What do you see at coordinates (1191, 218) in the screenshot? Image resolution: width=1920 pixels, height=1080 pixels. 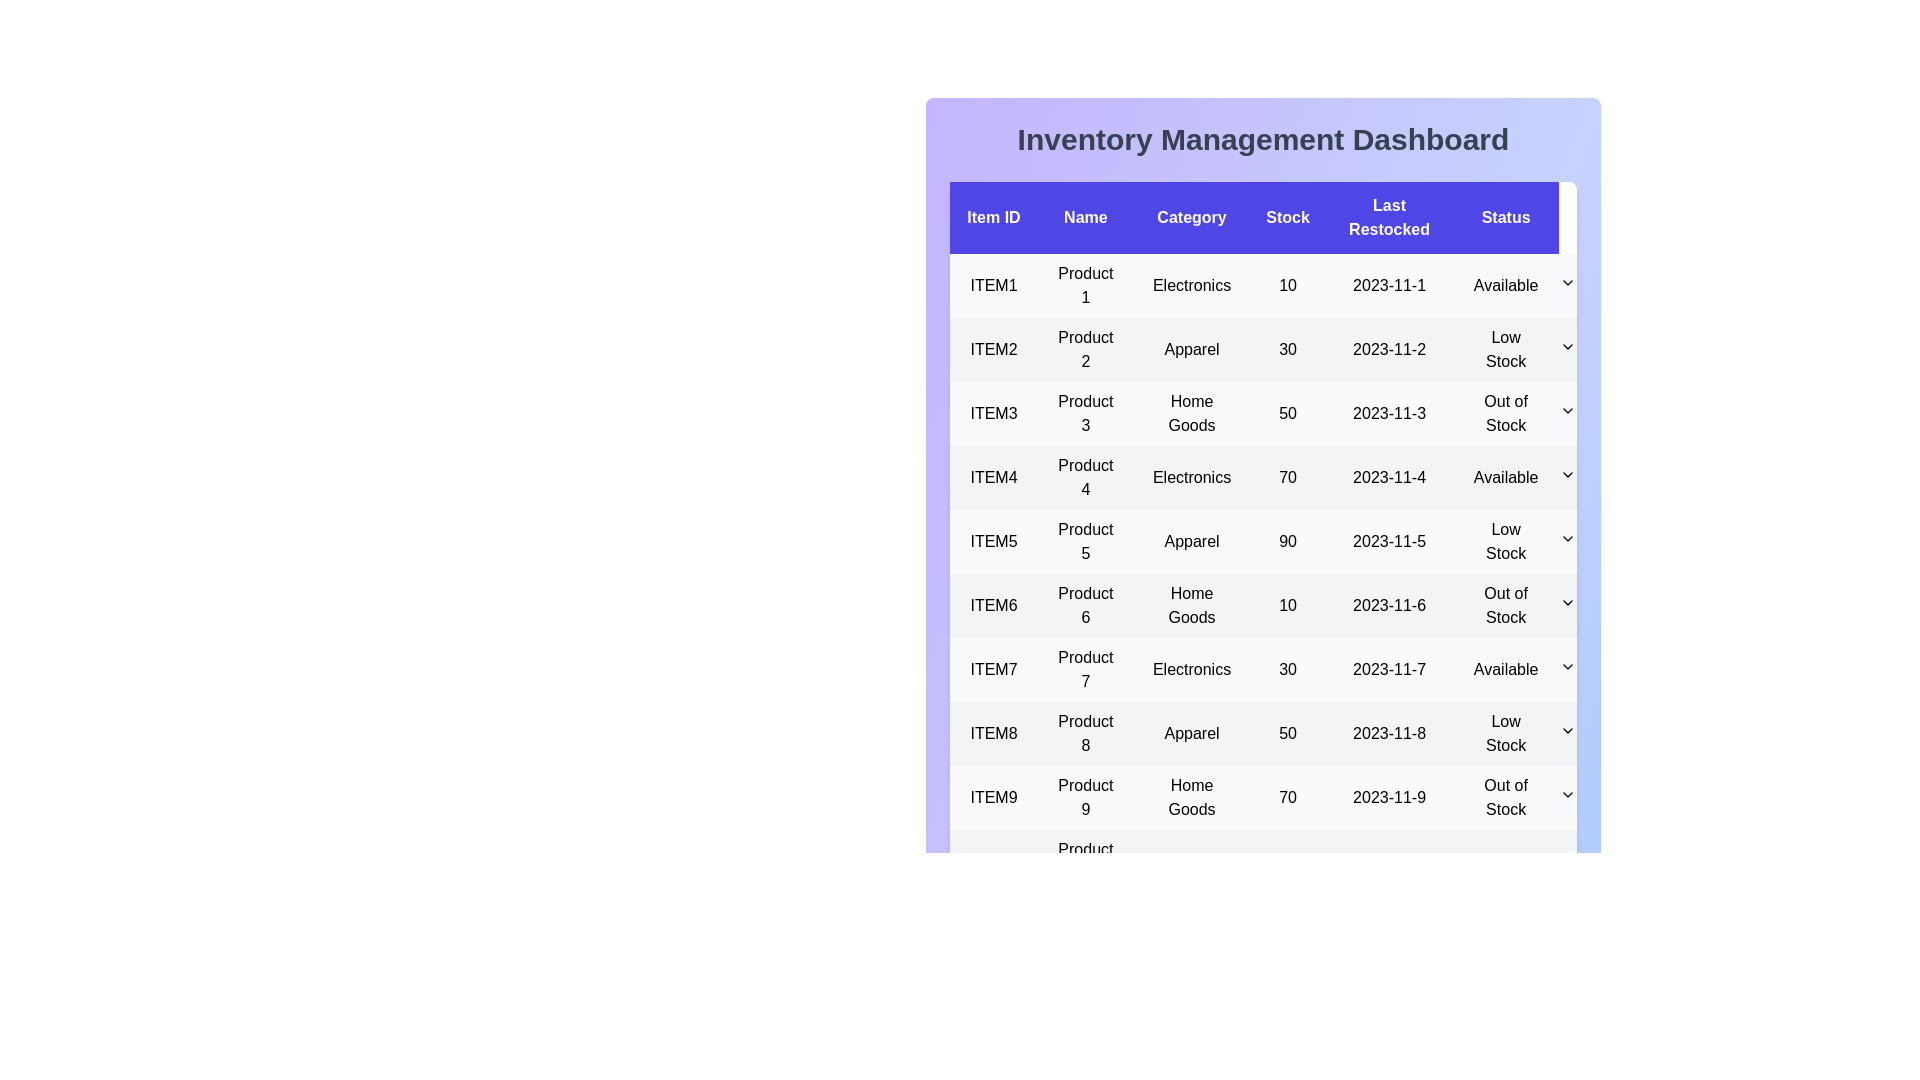 I see `the column header Category to sort the data by that column` at bounding box center [1191, 218].